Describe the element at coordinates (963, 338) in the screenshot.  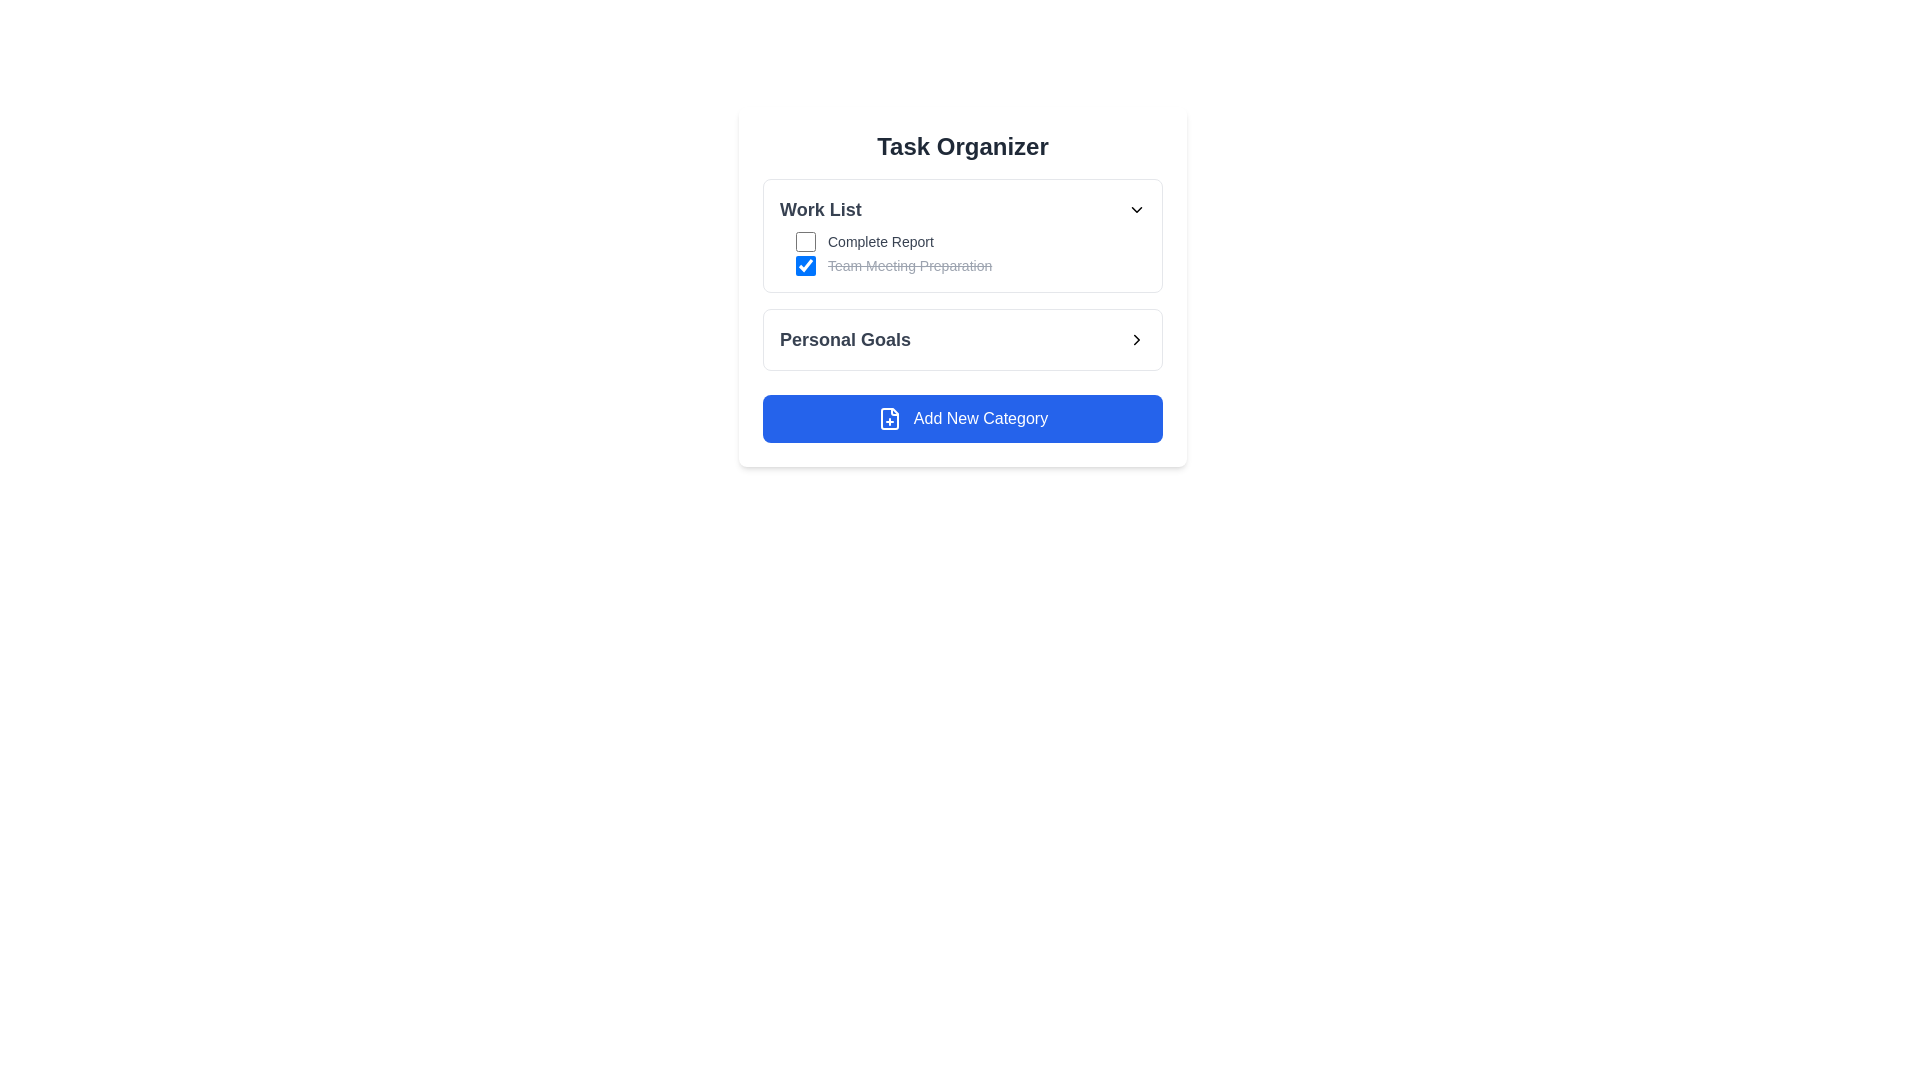
I see `the 'Personal Goals' navigational button` at that location.